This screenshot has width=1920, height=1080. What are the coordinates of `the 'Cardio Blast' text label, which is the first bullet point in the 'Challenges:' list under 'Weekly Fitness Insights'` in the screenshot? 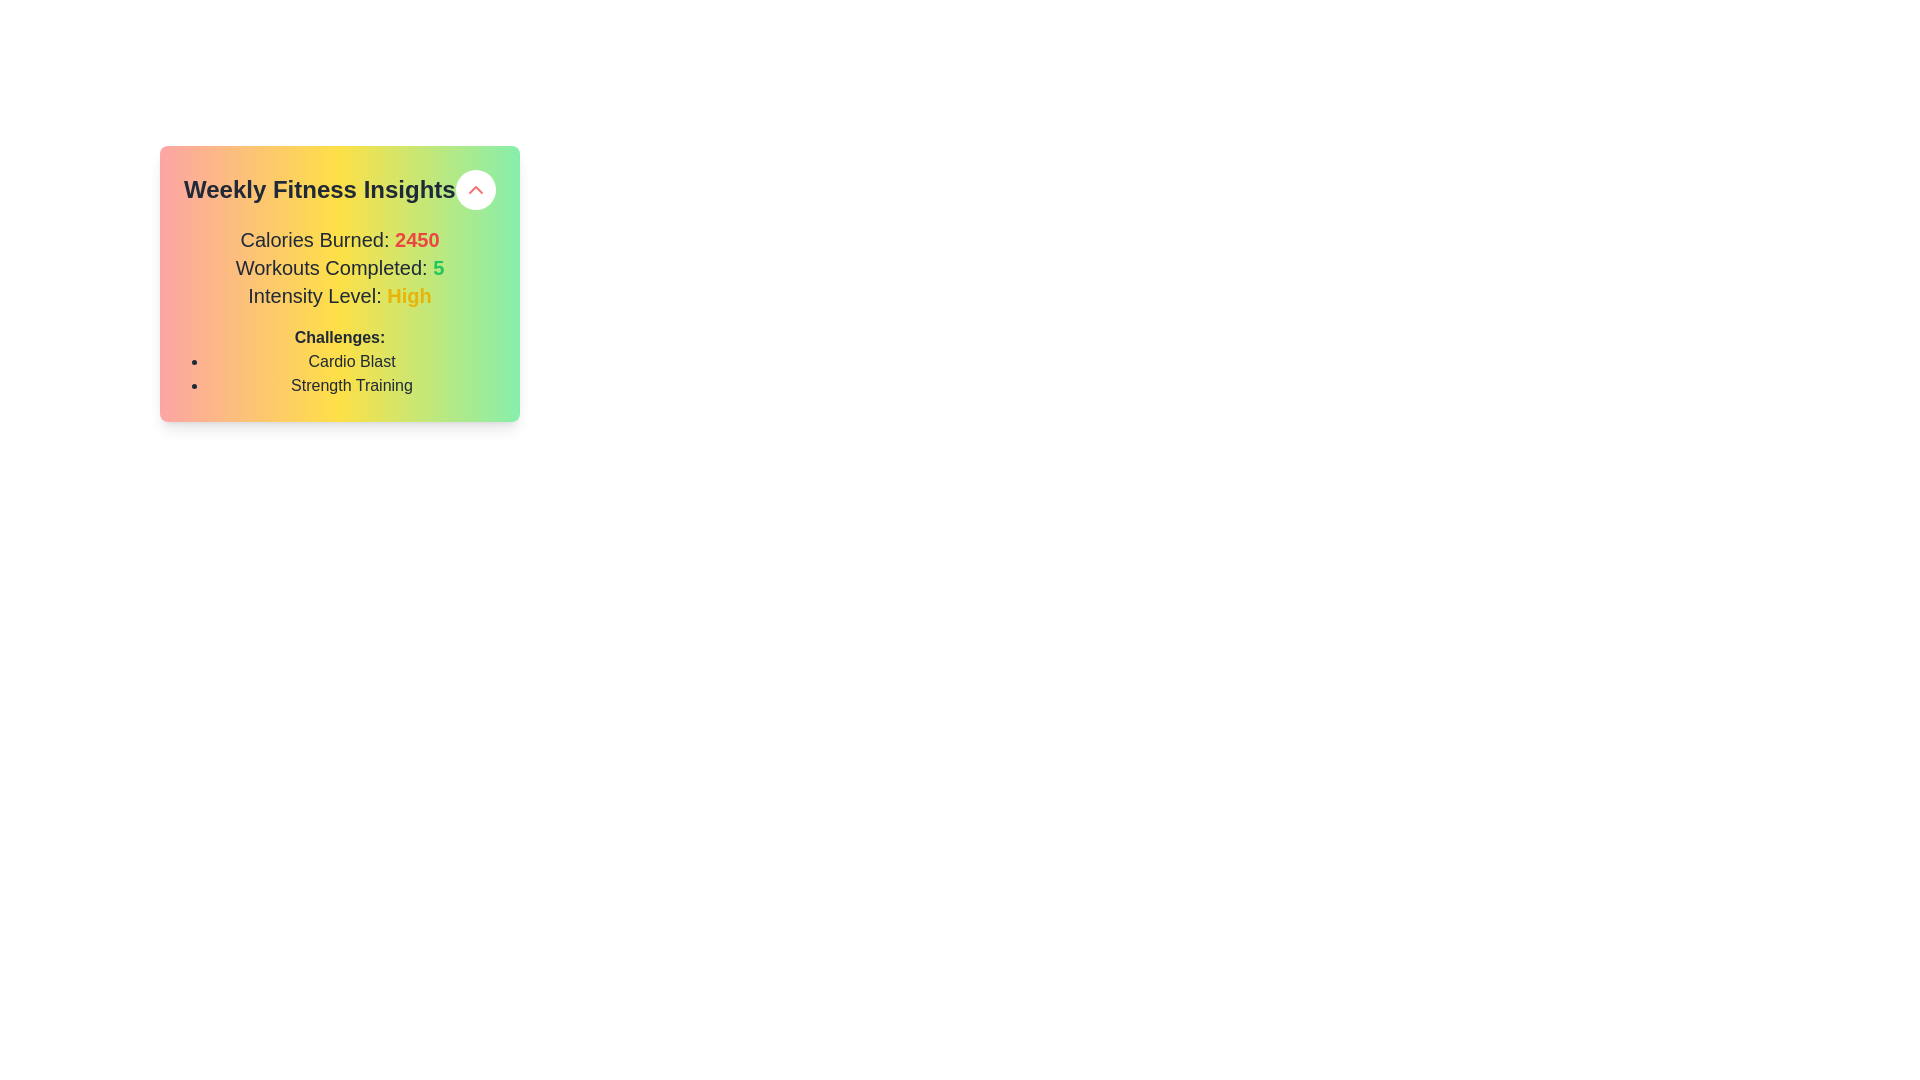 It's located at (351, 362).